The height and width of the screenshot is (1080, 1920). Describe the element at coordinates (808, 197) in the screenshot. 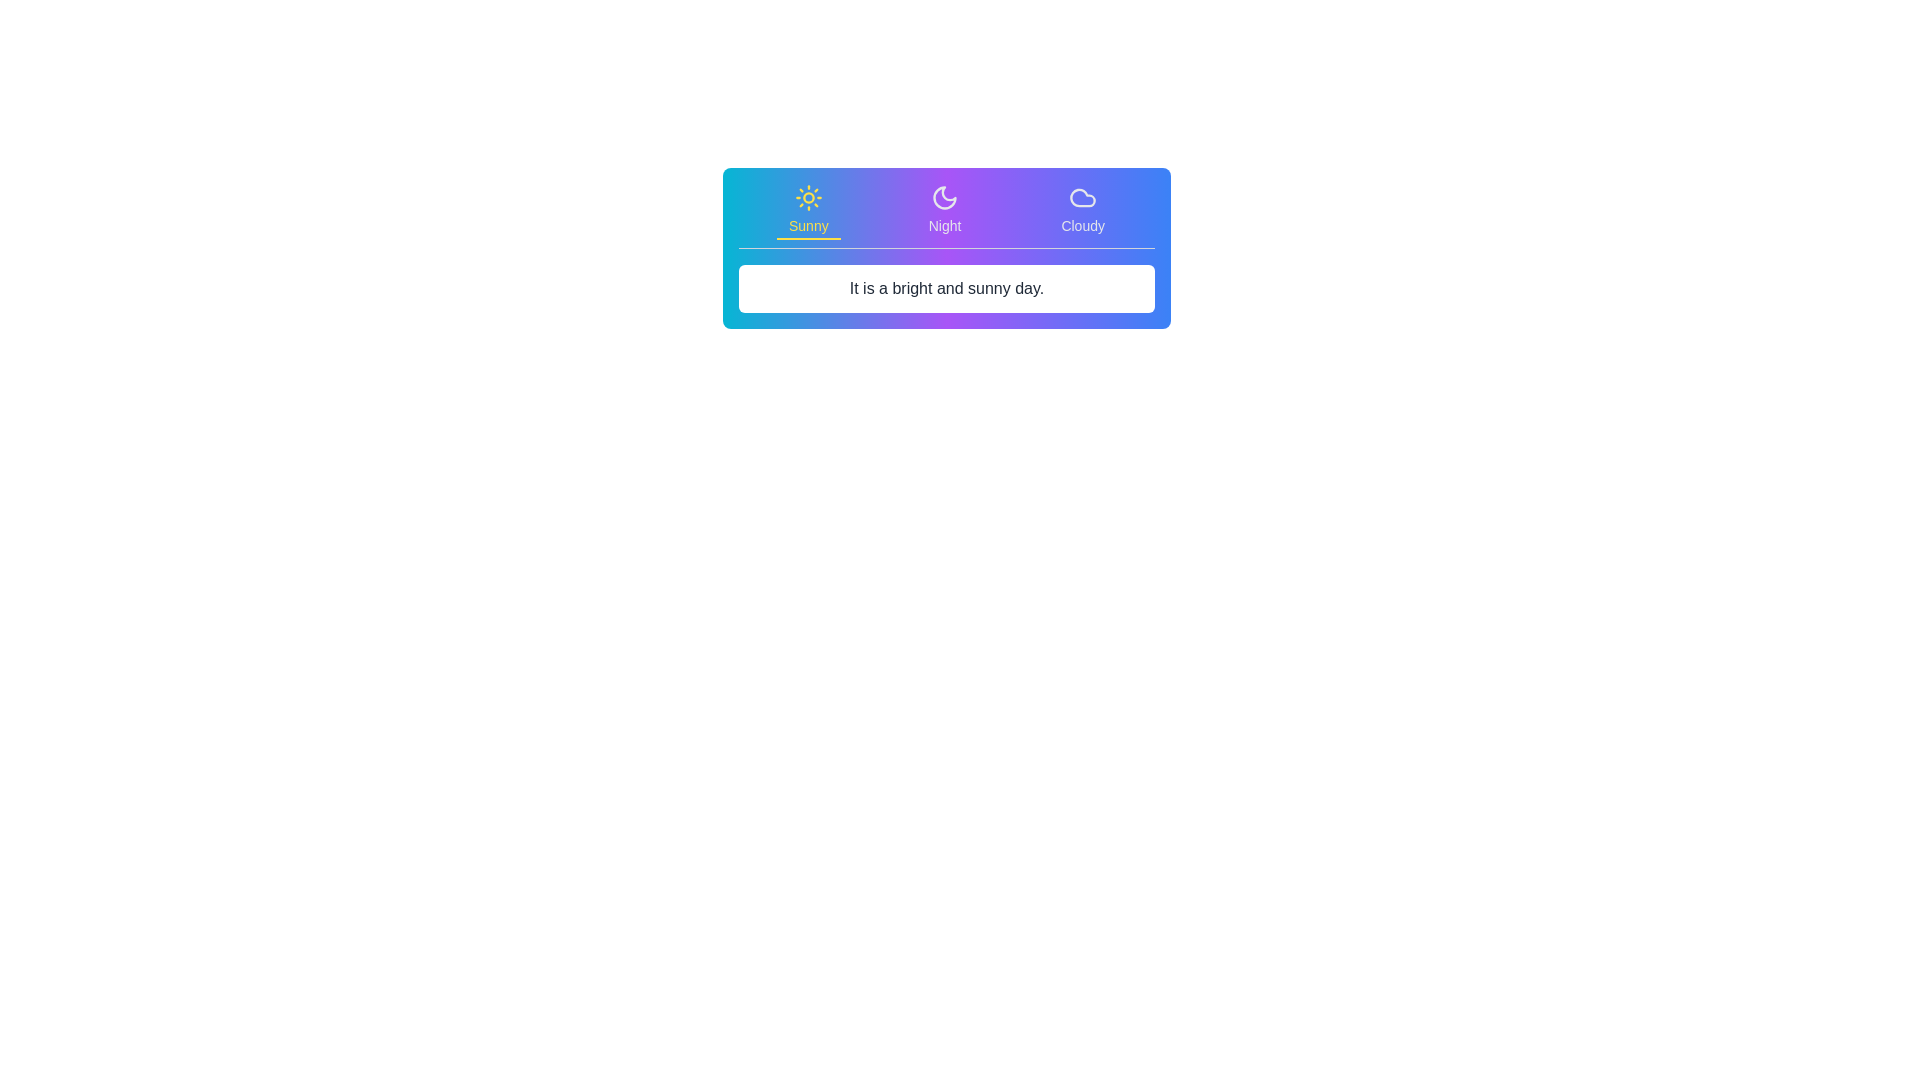

I see `the graphical circle representing the sunny weather condition, which is centrally located within the sun icon in the weather selector interface` at that location.